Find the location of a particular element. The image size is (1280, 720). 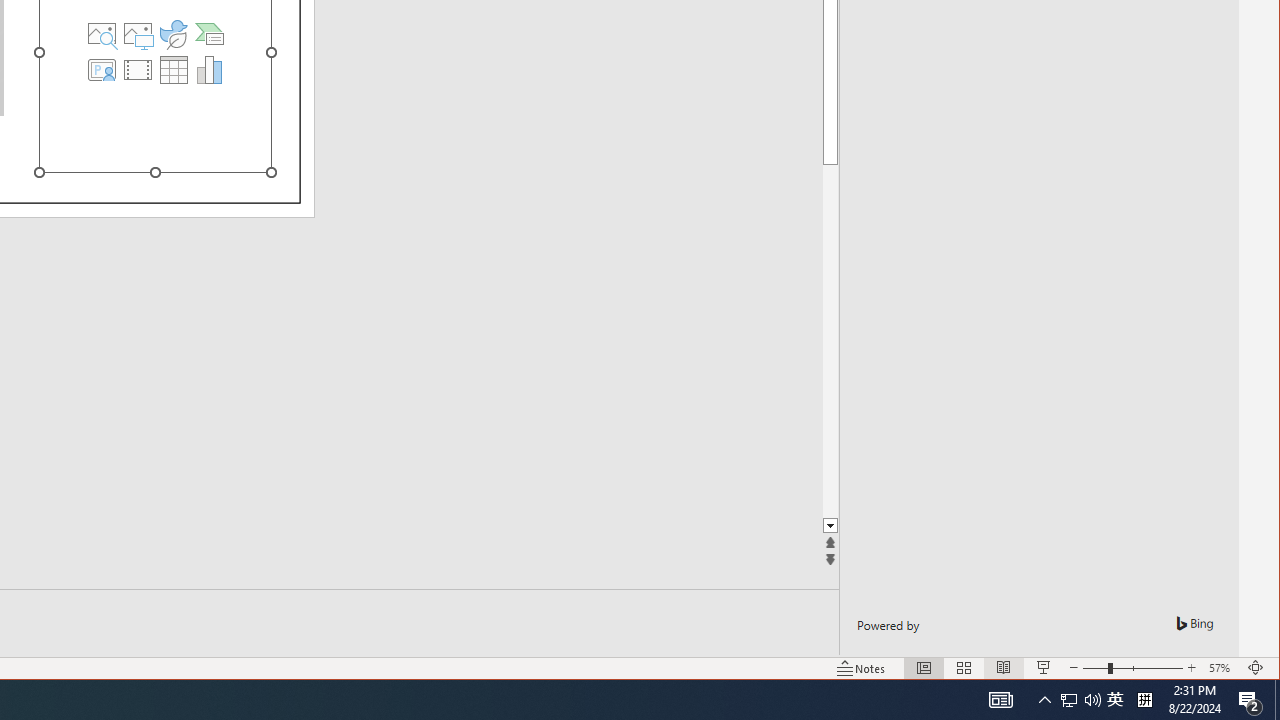

'Show desktop' is located at coordinates (1276, 698).